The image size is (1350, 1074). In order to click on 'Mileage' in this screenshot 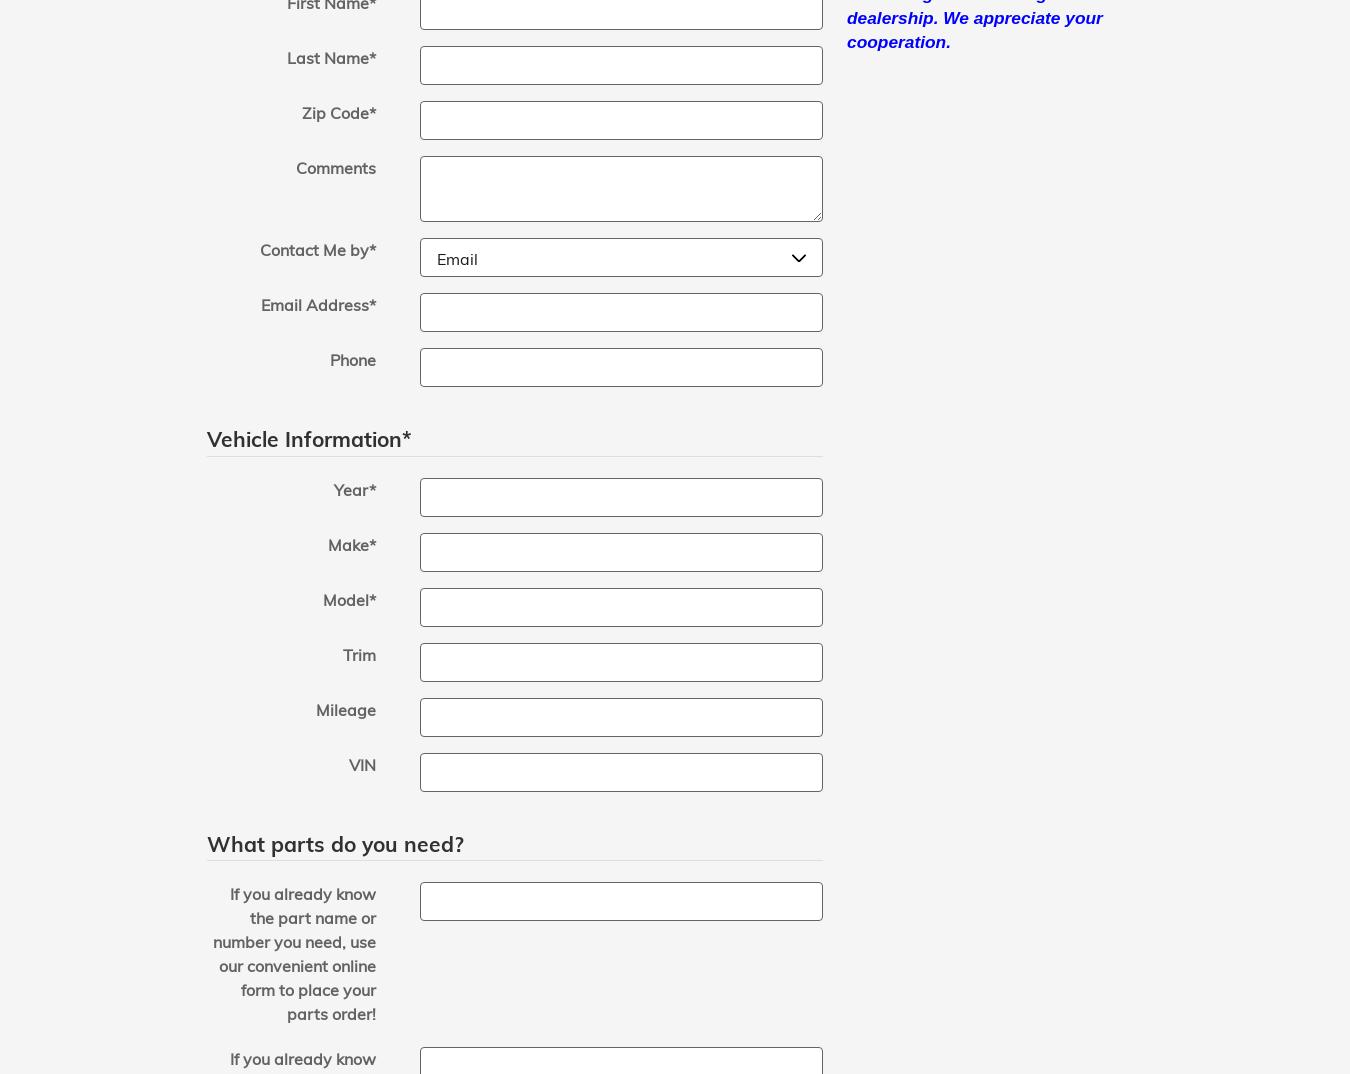, I will do `click(315, 708)`.